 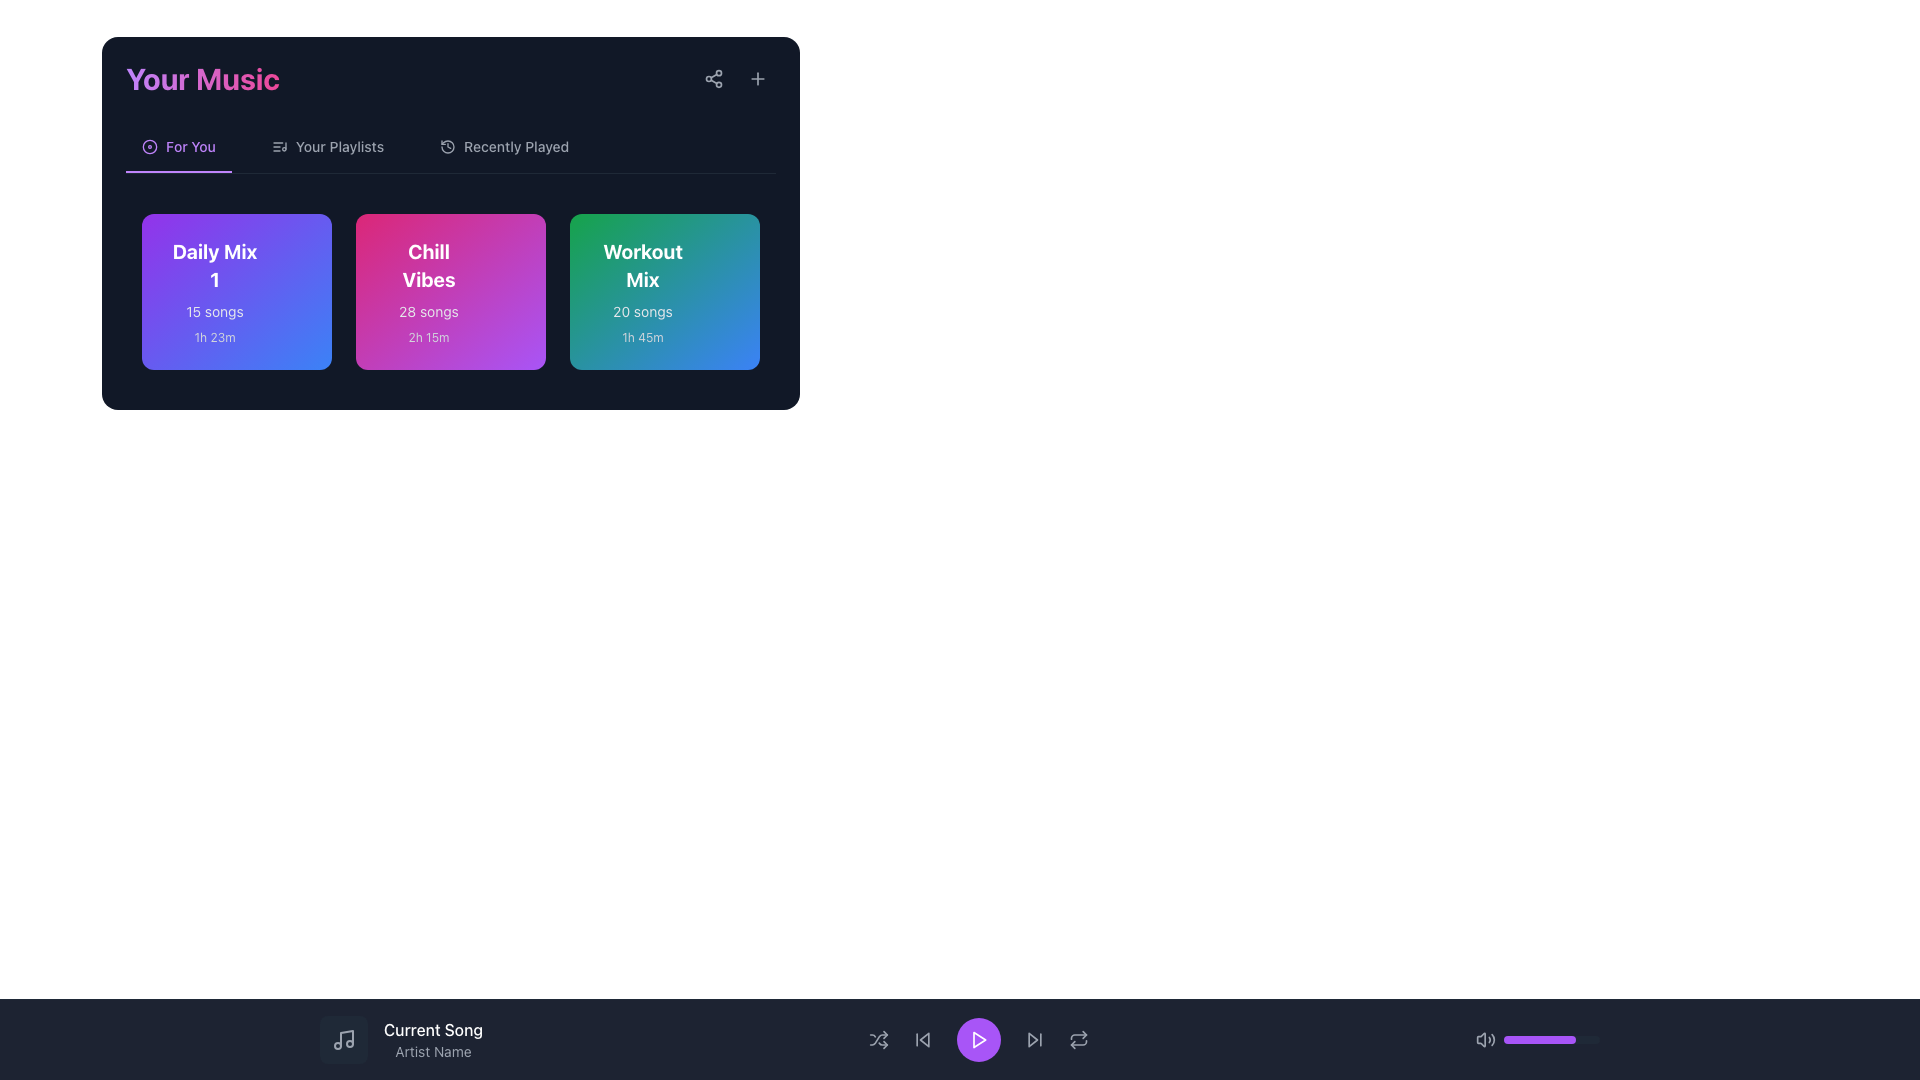 What do you see at coordinates (427, 265) in the screenshot?
I see `the 'Chill Vibes' text label which features bold white text on a vibrant pink to purple gradient background, located at the center of the playlist card` at bounding box center [427, 265].